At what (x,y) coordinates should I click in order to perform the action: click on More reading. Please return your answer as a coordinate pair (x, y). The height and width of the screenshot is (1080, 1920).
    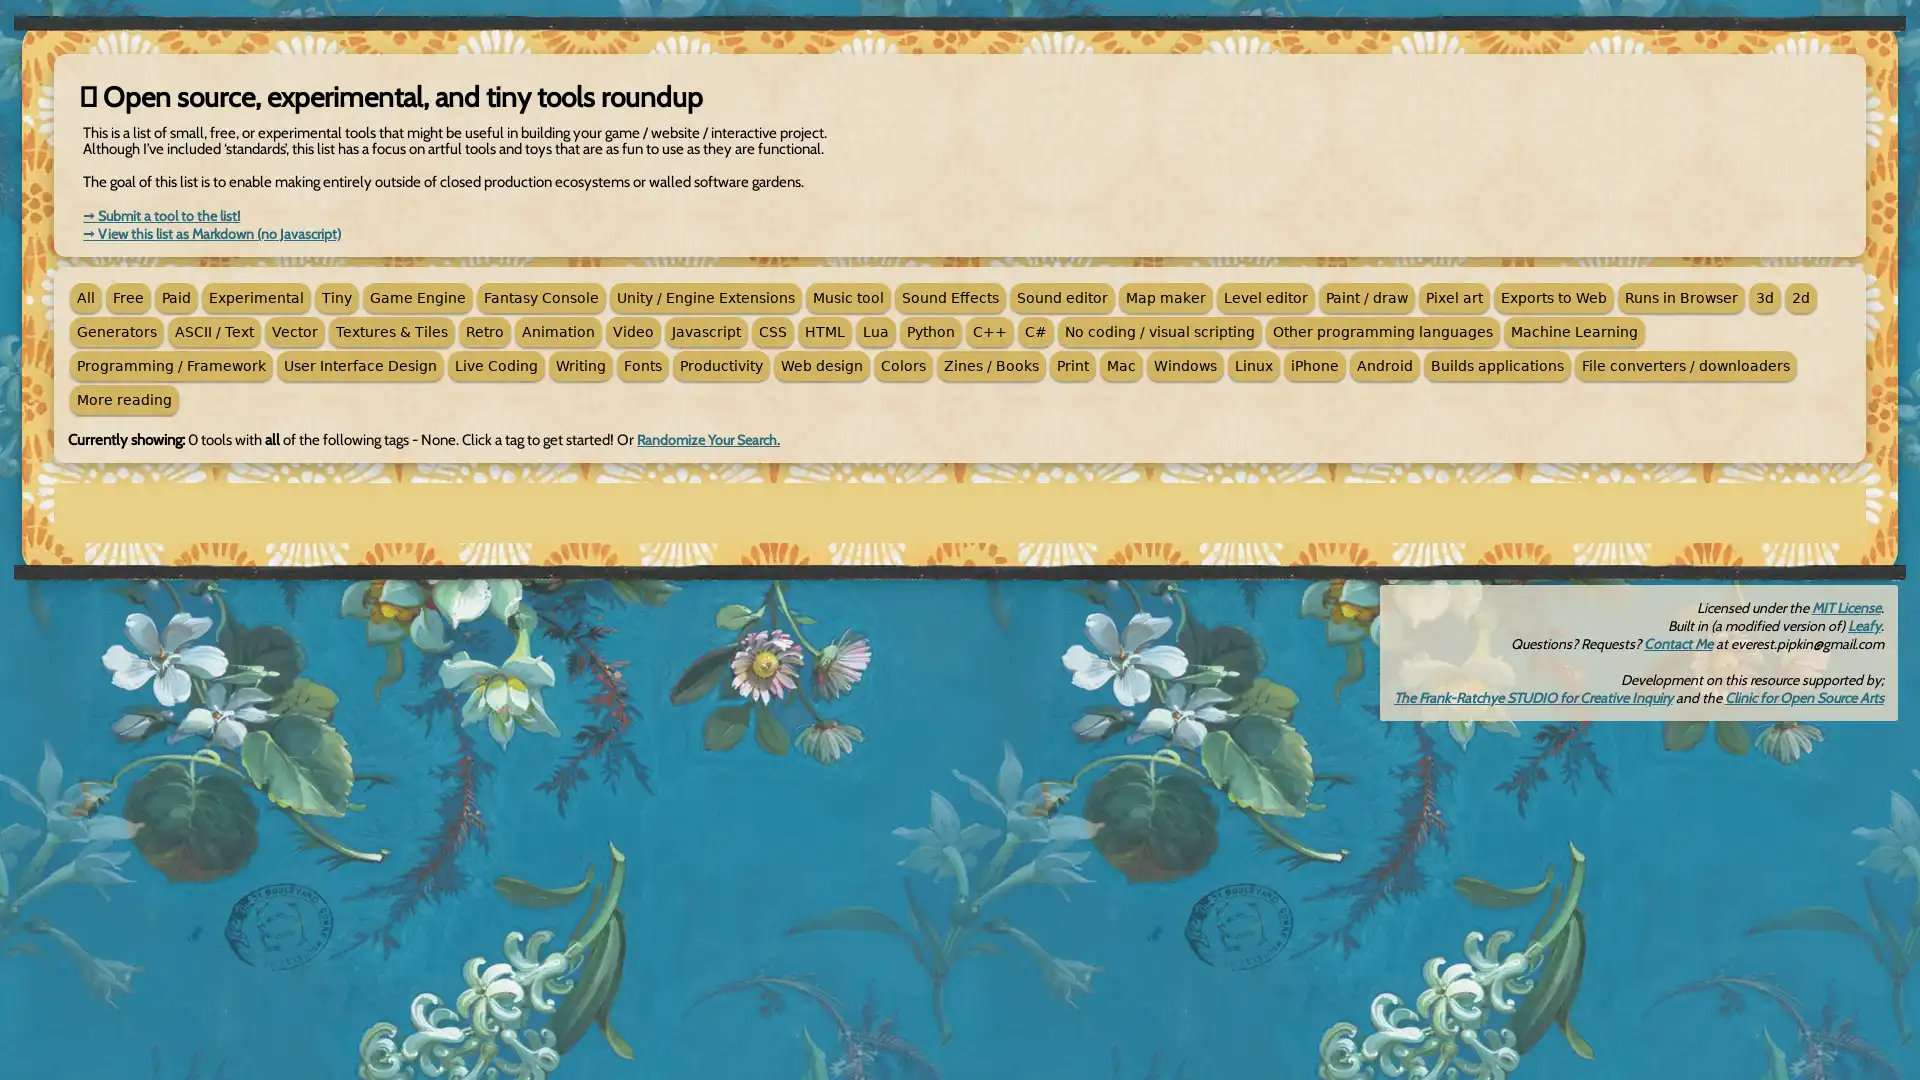
    Looking at the image, I should click on (123, 400).